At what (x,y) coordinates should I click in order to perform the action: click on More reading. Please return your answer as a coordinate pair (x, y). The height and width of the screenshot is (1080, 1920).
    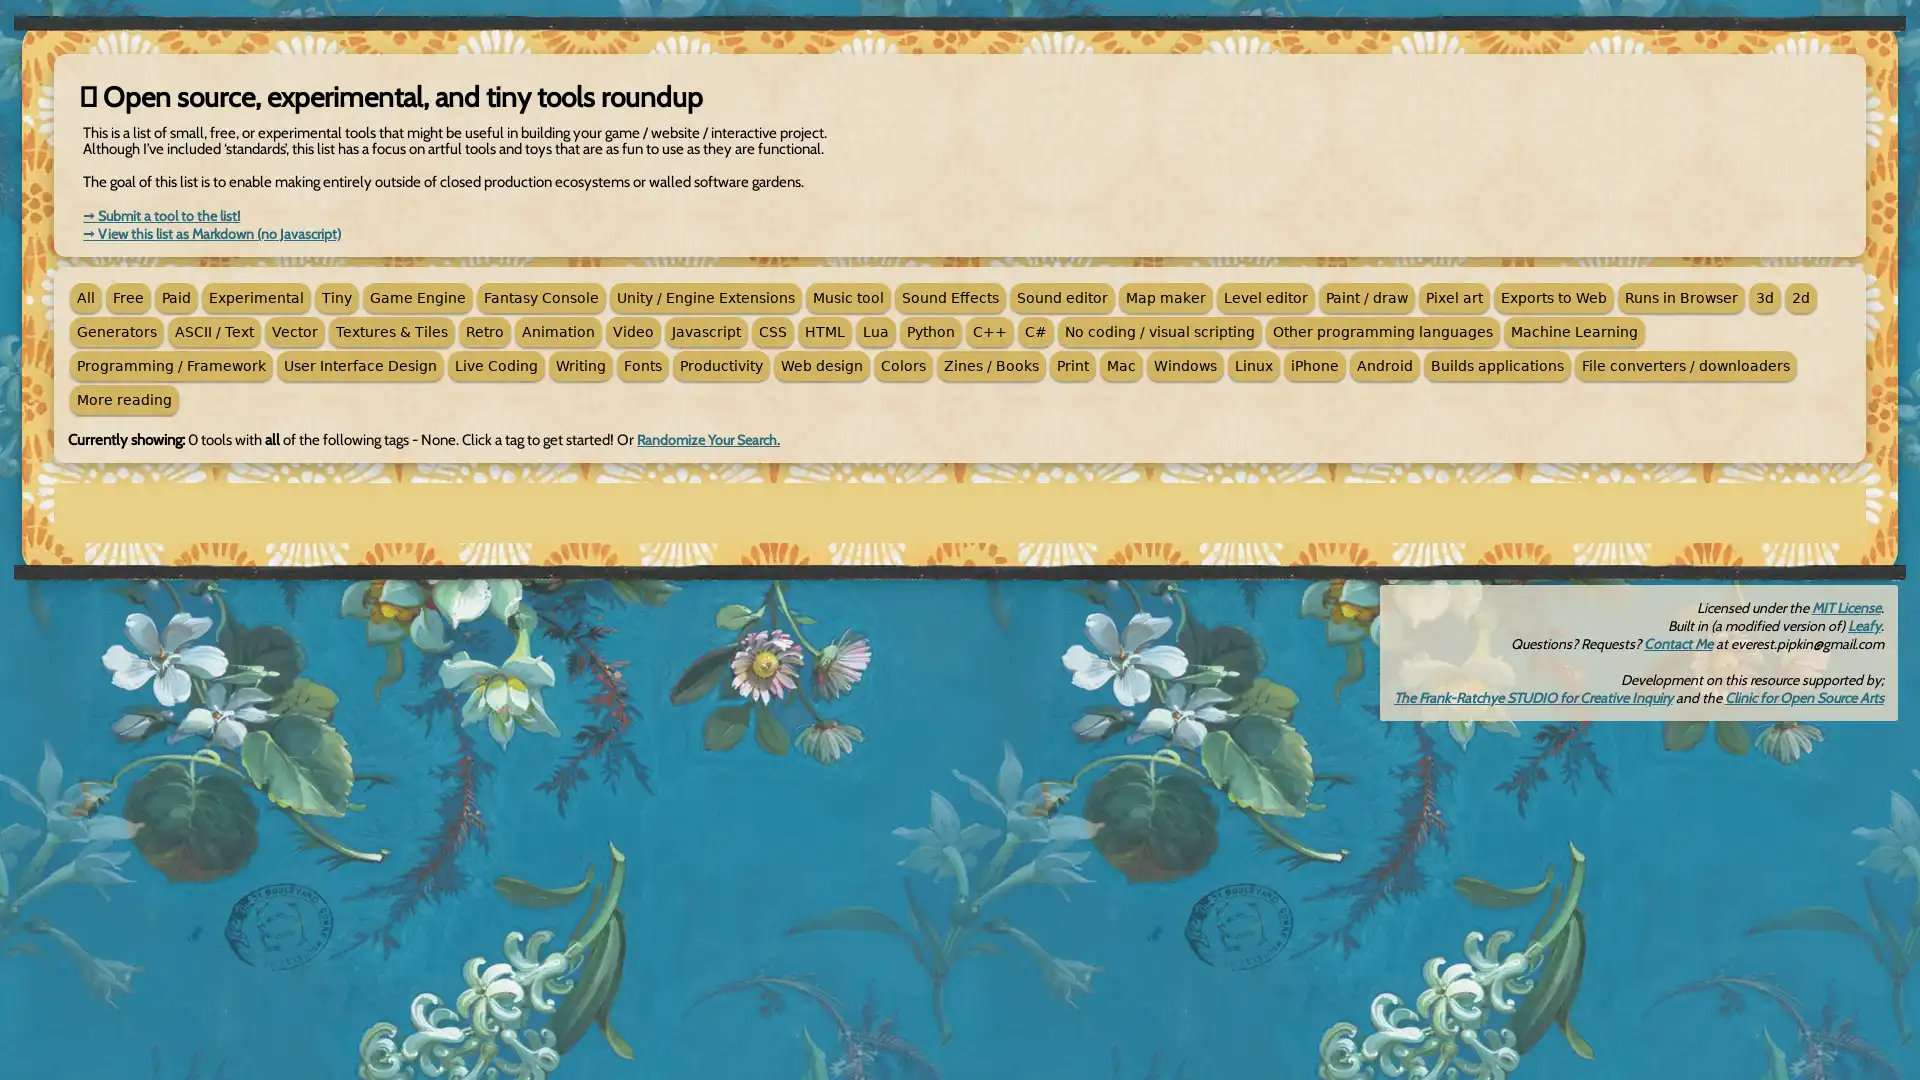
    Looking at the image, I should click on (123, 400).